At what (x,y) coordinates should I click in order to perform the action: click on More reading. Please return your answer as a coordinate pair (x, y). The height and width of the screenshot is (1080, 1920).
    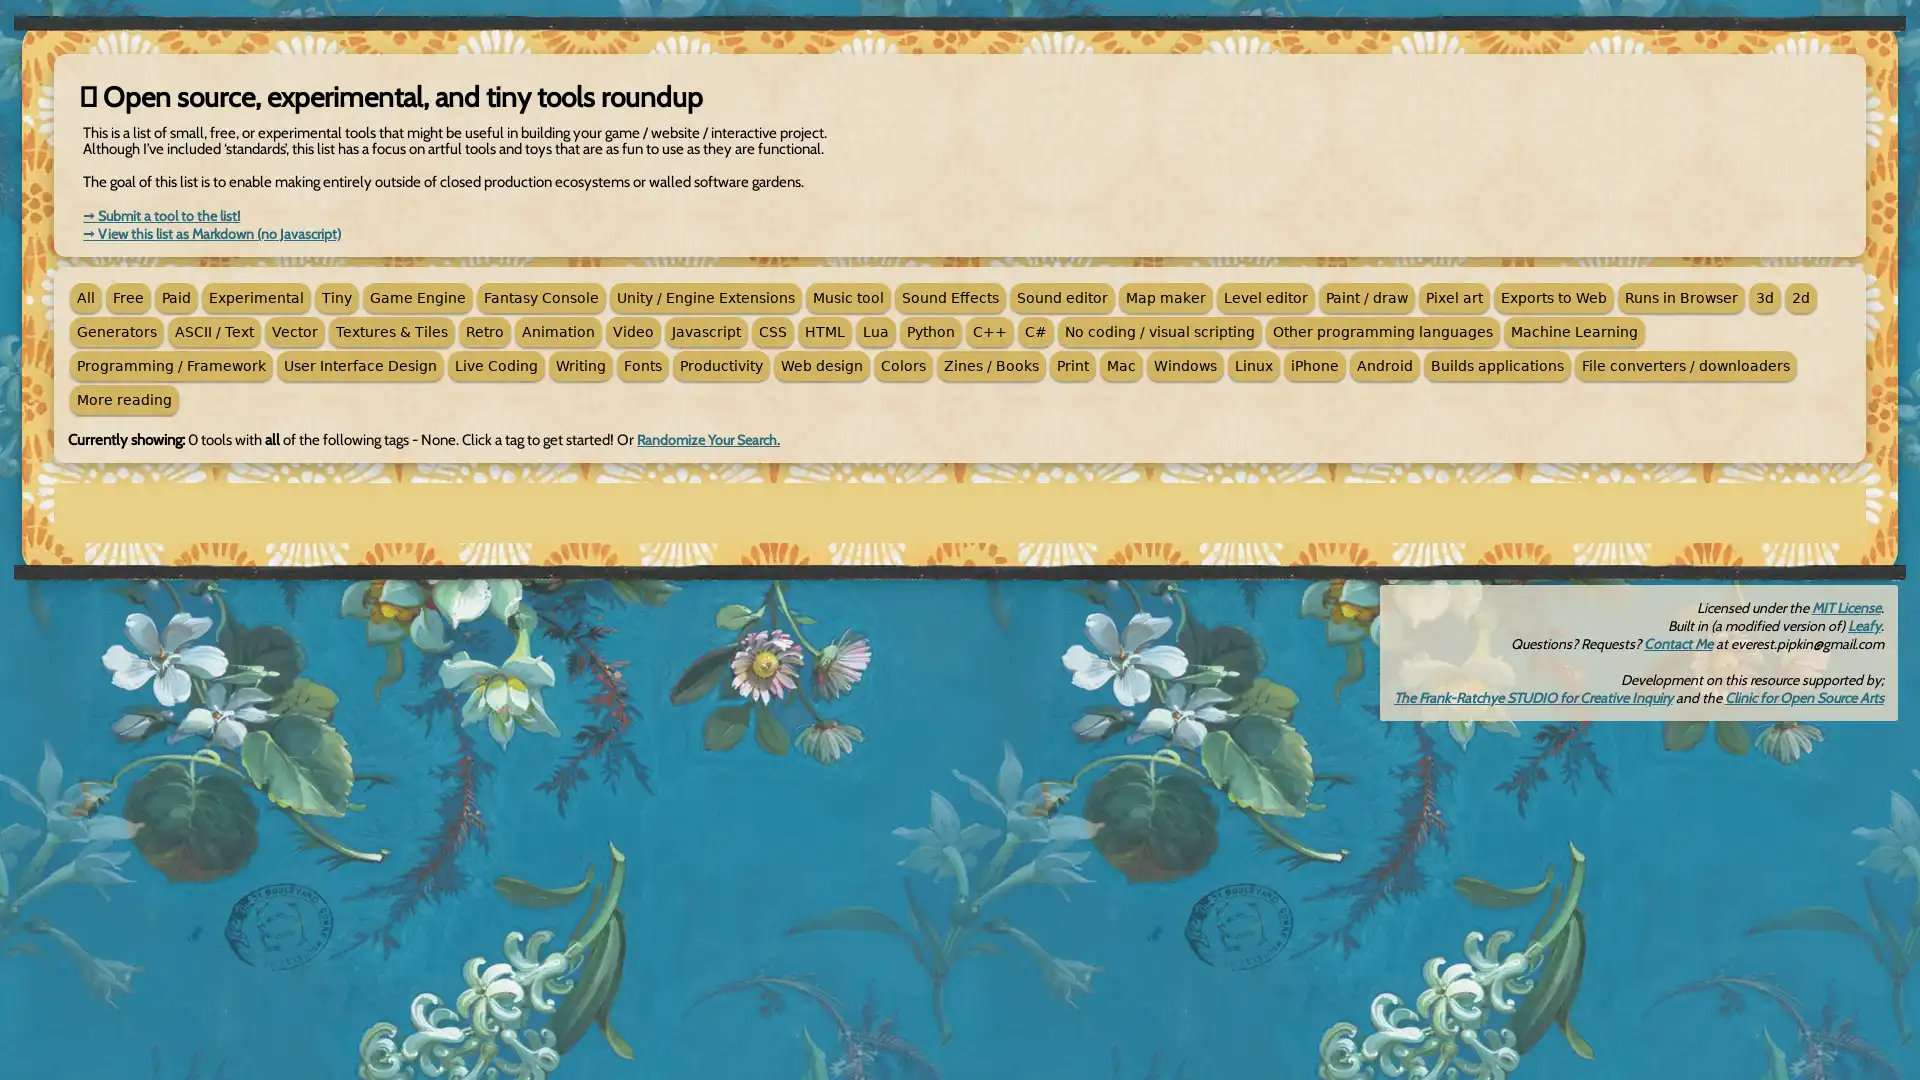
    Looking at the image, I should click on (123, 400).